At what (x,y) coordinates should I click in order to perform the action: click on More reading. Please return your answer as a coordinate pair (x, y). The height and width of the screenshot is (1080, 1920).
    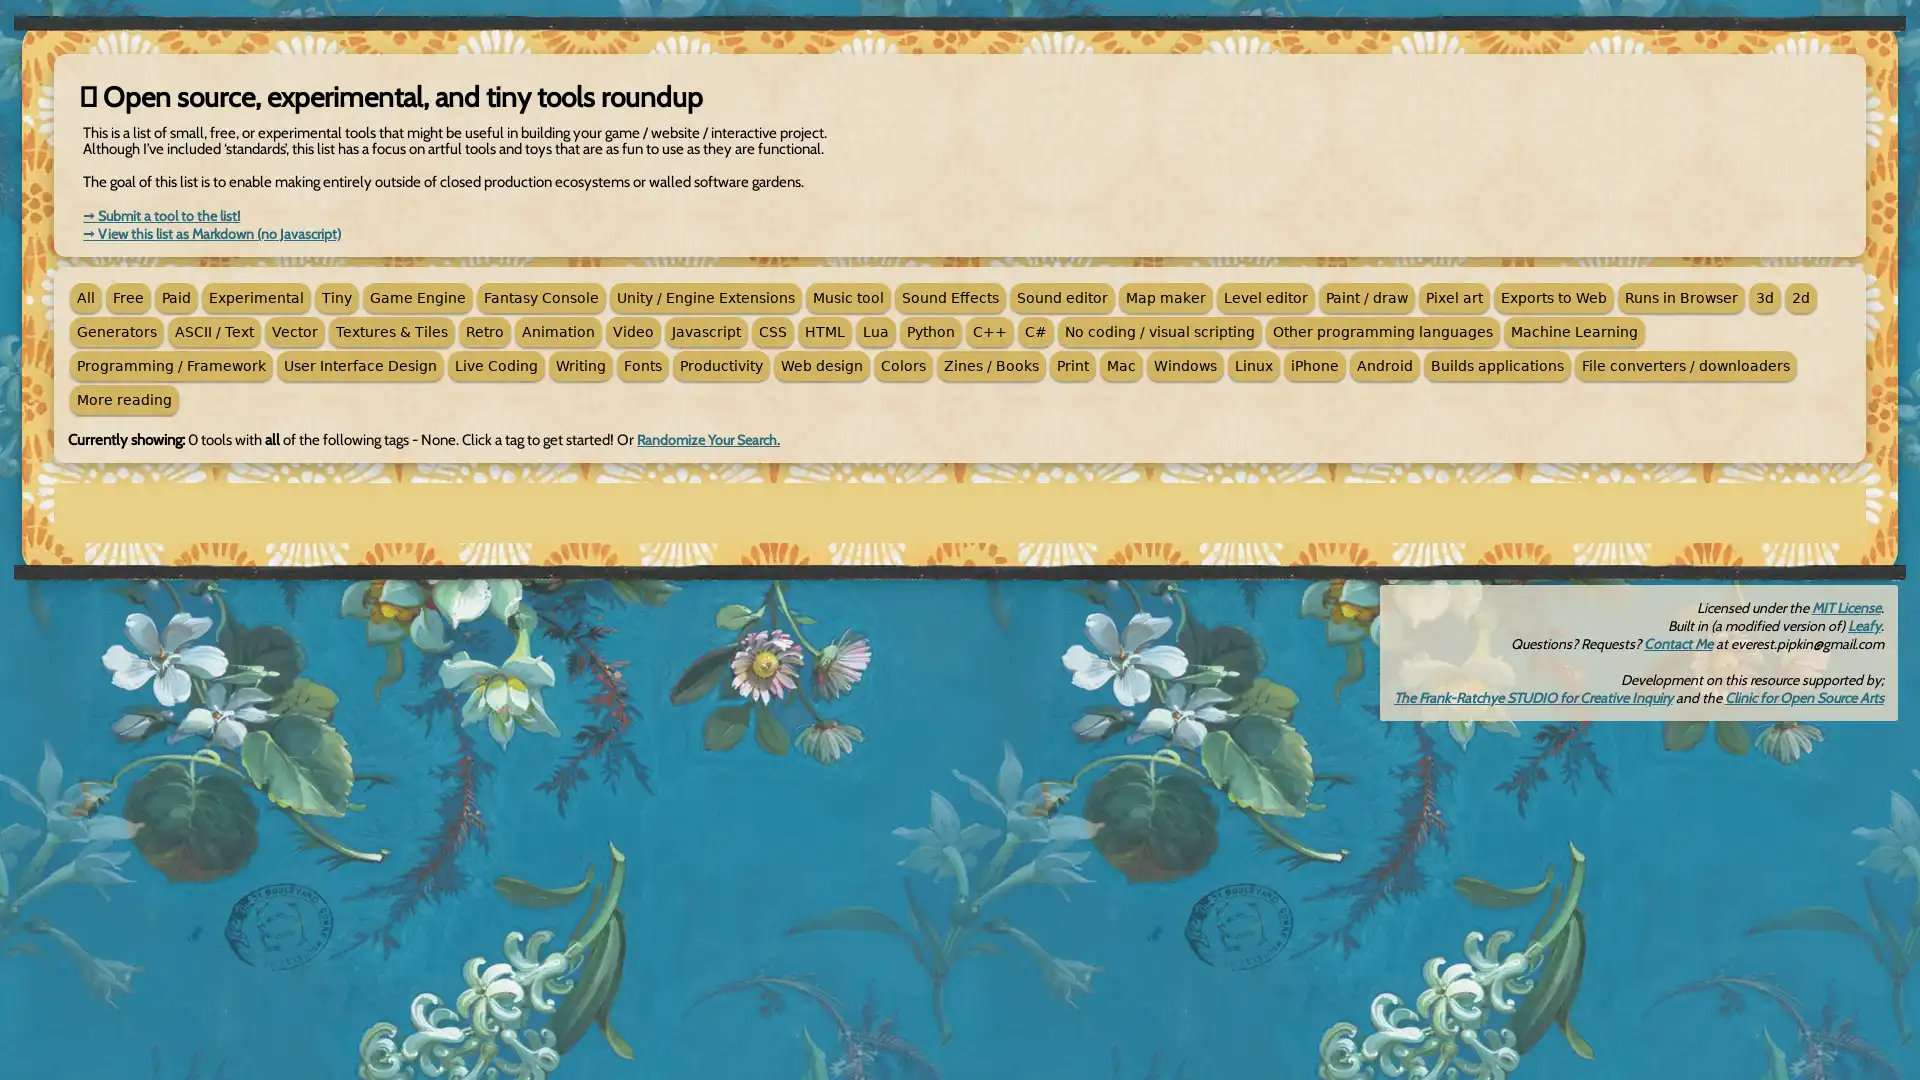
    Looking at the image, I should click on (123, 400).